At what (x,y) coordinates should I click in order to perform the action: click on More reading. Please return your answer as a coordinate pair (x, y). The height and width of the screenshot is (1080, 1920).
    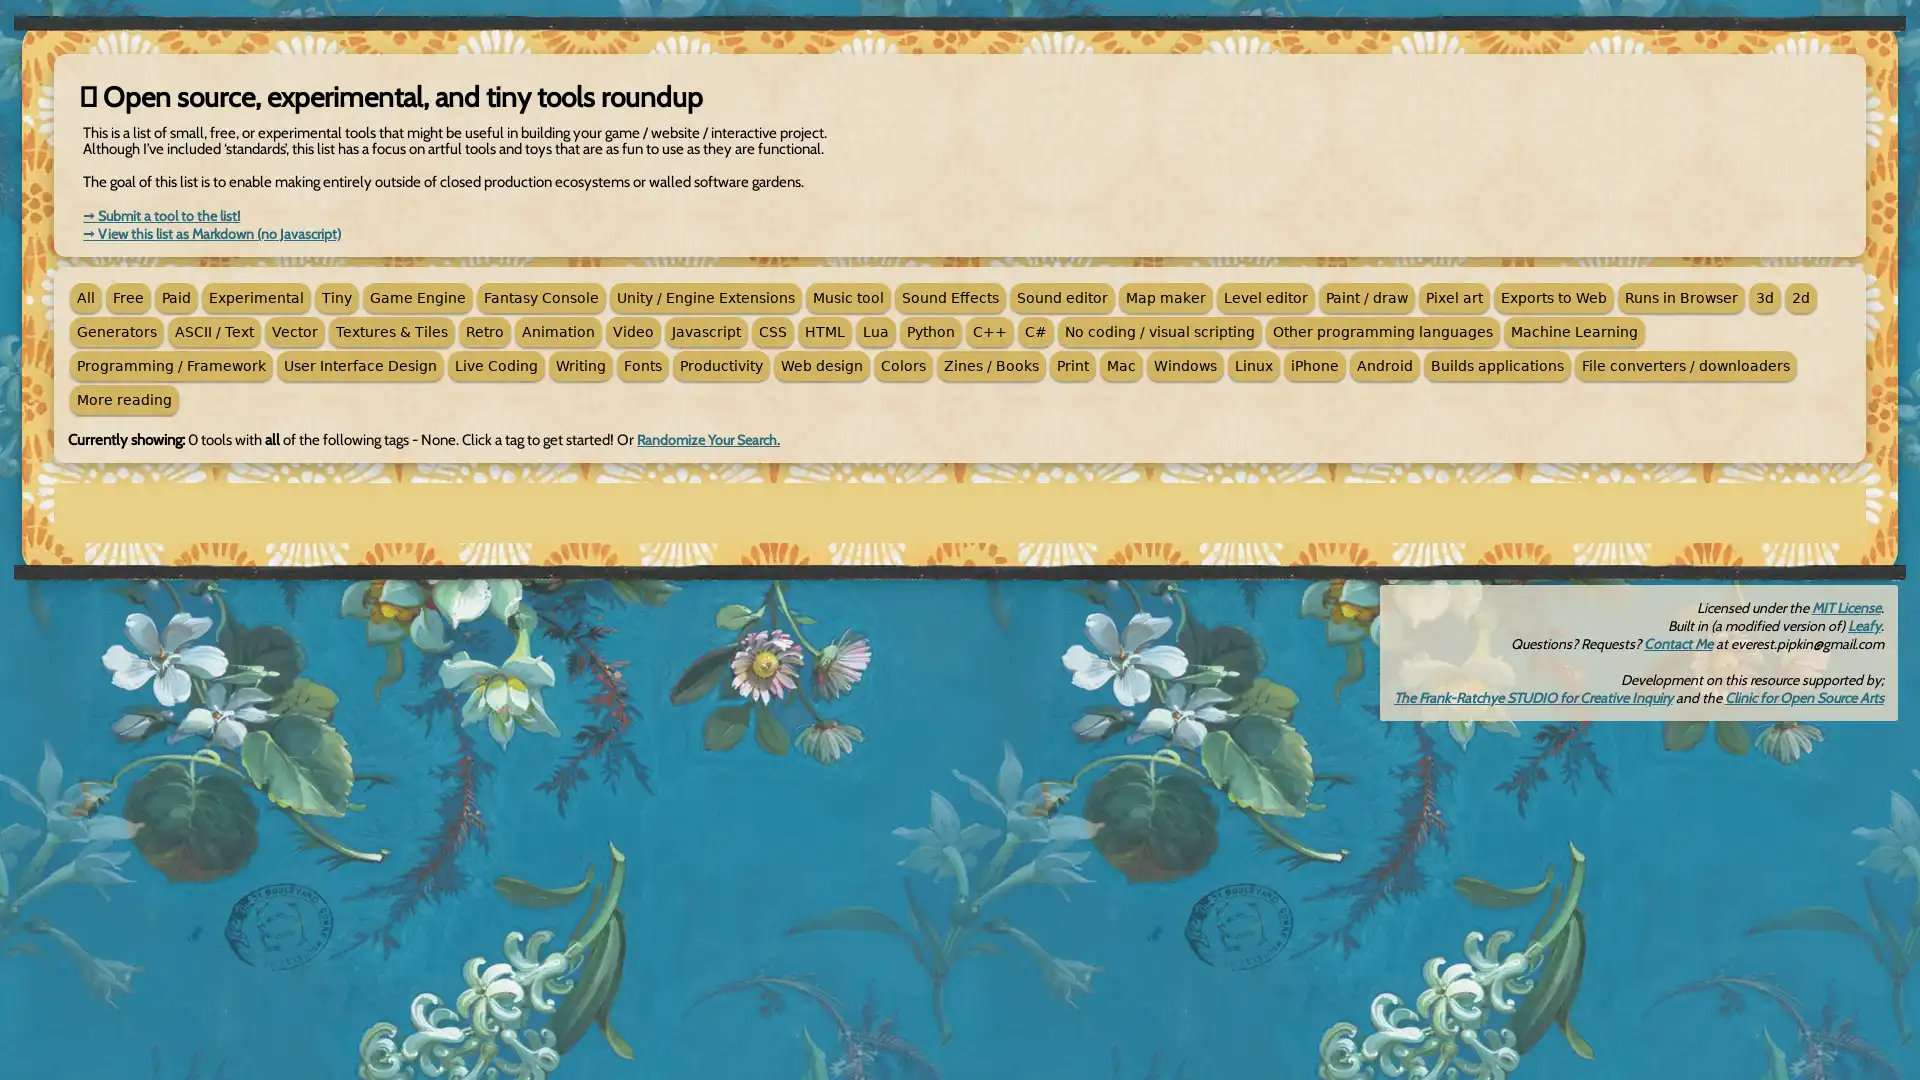
    Looking at the image, I should click on (123, 400).